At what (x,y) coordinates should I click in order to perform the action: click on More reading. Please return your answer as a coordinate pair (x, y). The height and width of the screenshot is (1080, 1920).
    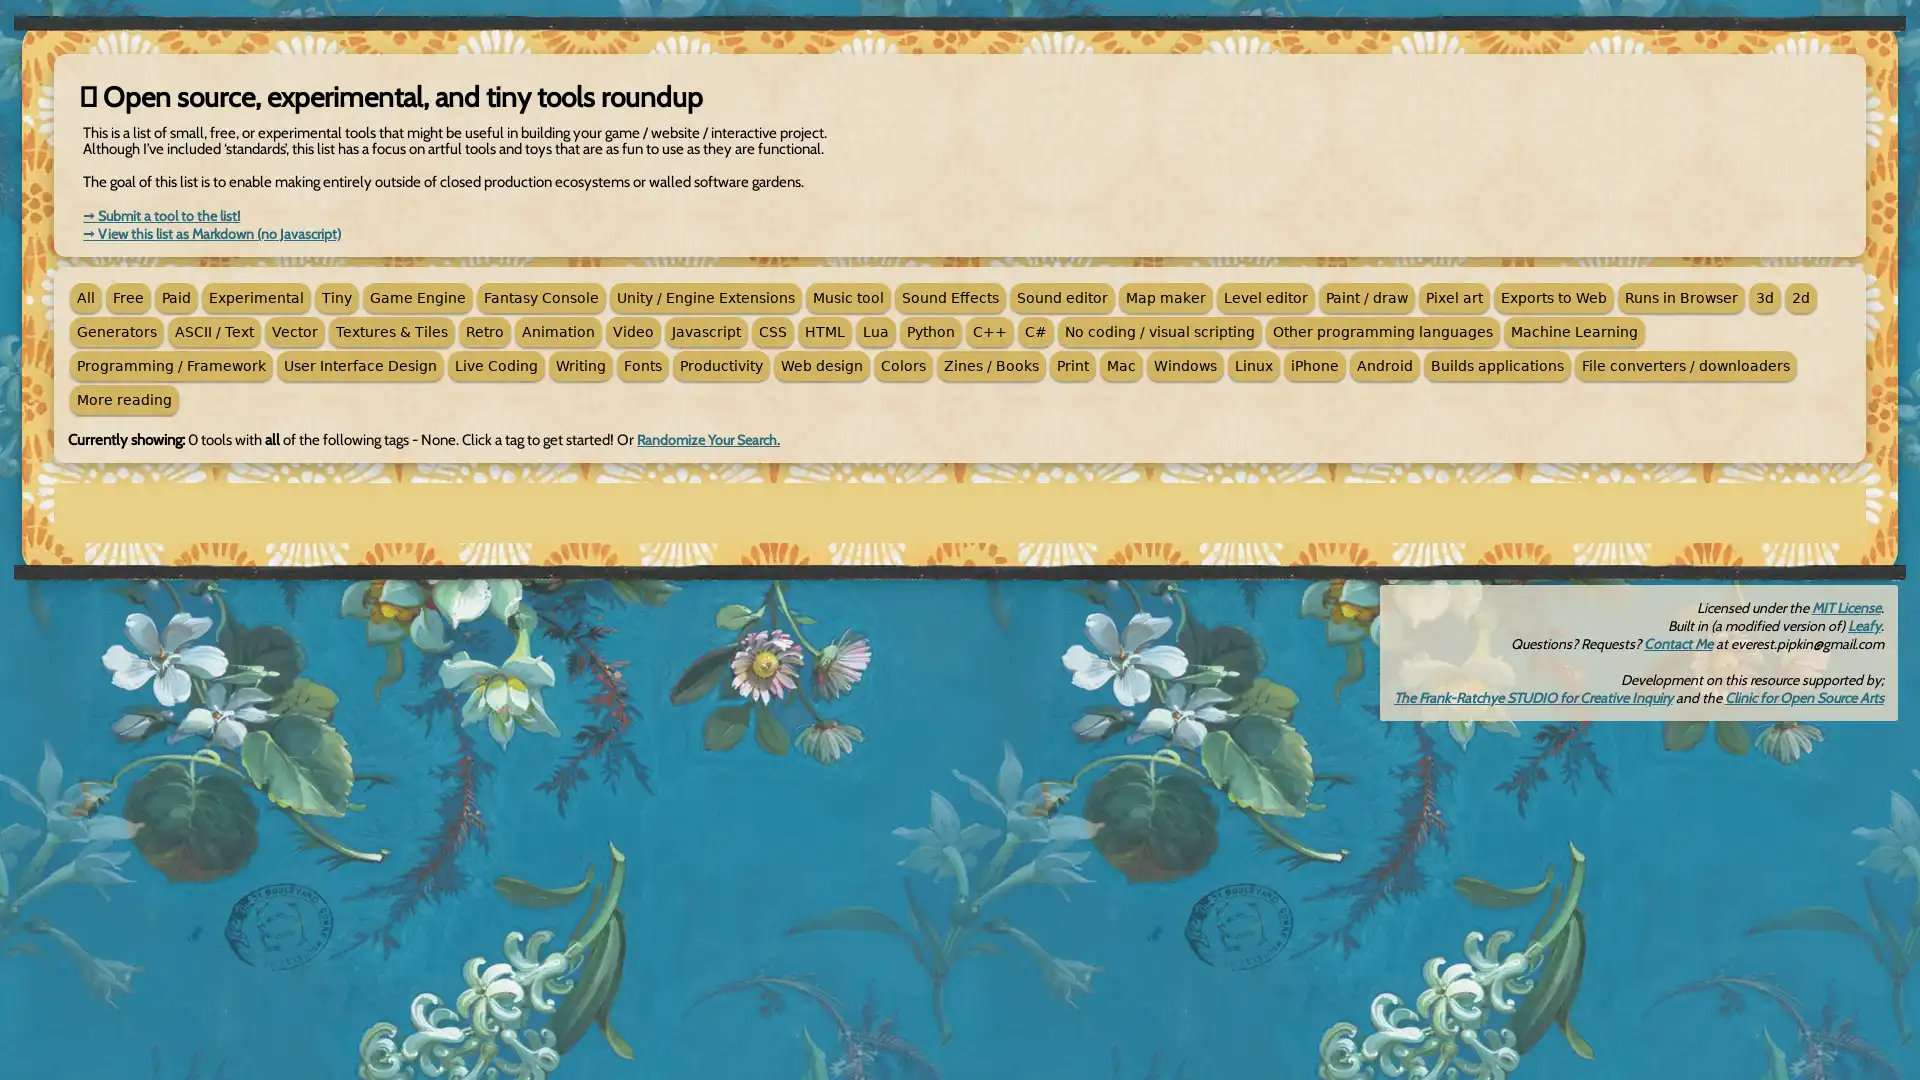
    Looking at the image, I should click on (123, 400).